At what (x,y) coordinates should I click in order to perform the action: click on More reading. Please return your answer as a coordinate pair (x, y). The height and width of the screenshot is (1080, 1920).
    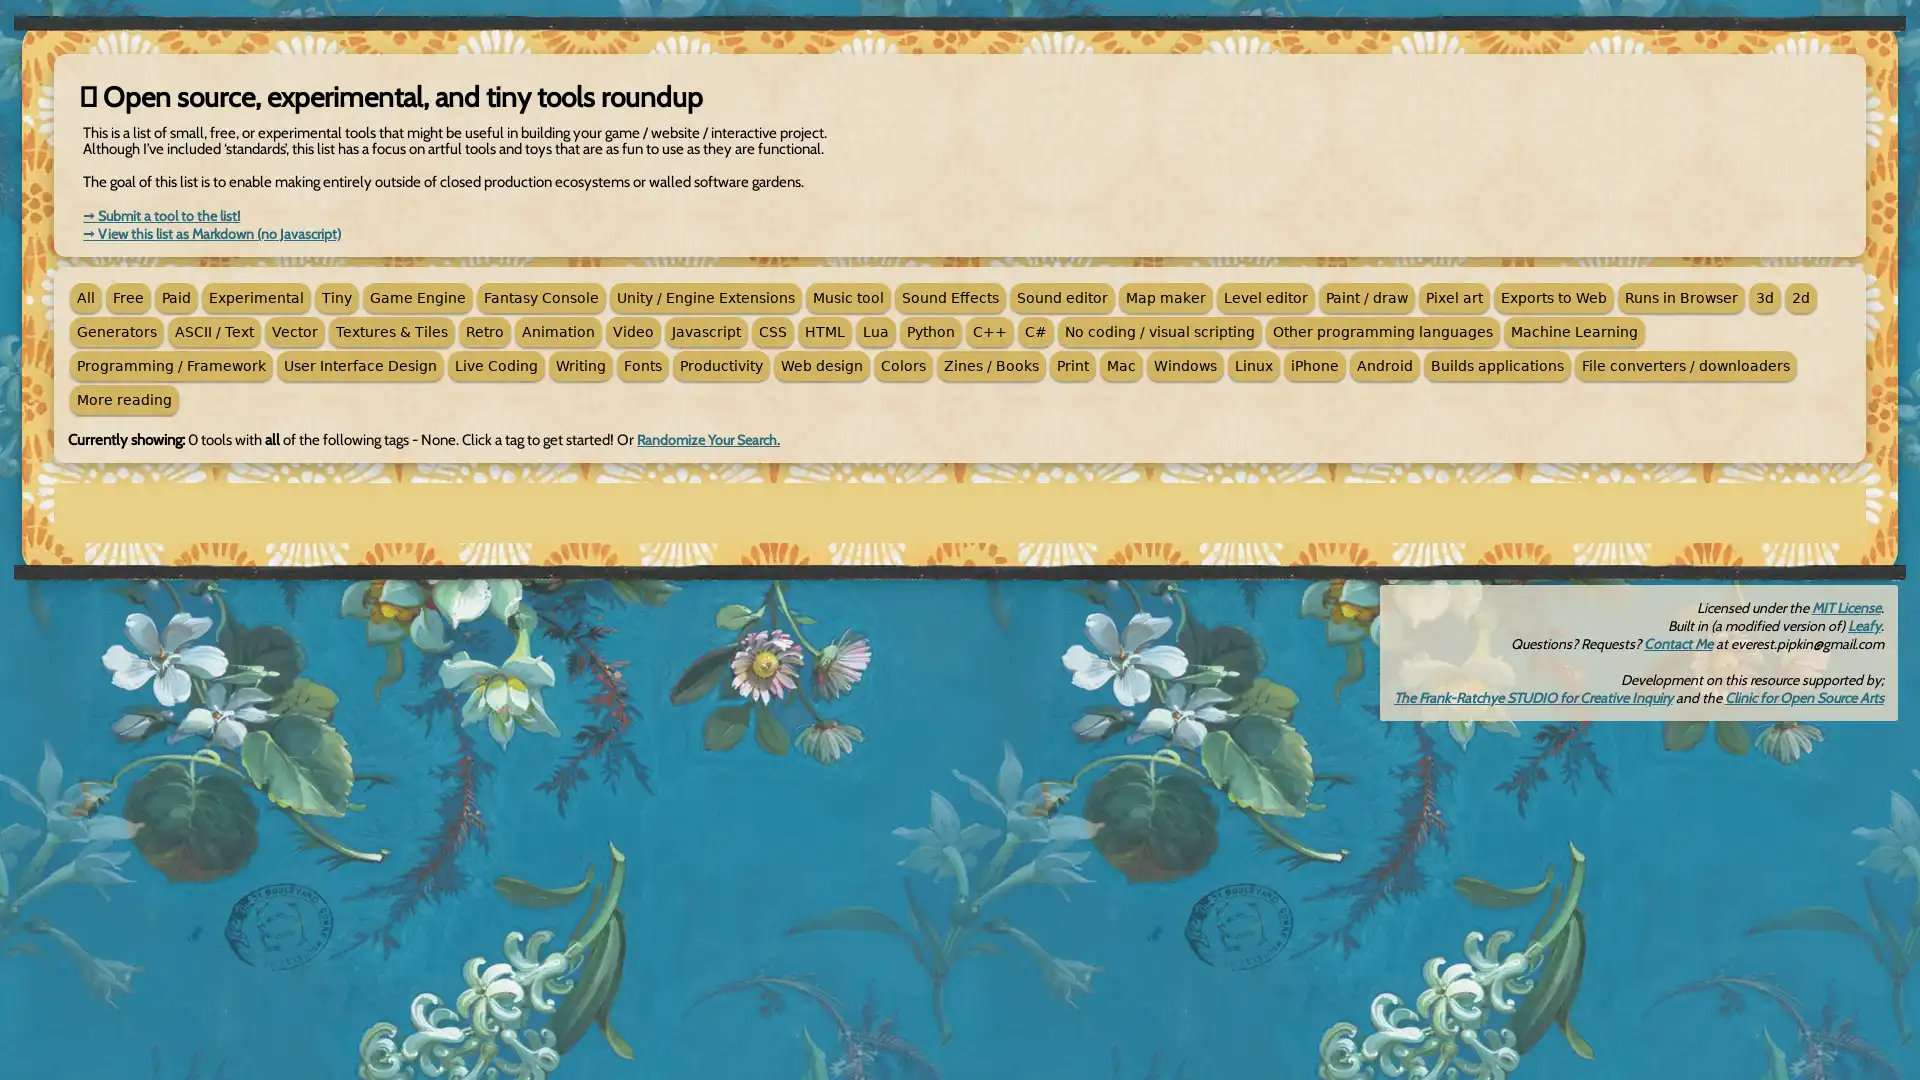
    Looking at the image, I should click on (123, 400).